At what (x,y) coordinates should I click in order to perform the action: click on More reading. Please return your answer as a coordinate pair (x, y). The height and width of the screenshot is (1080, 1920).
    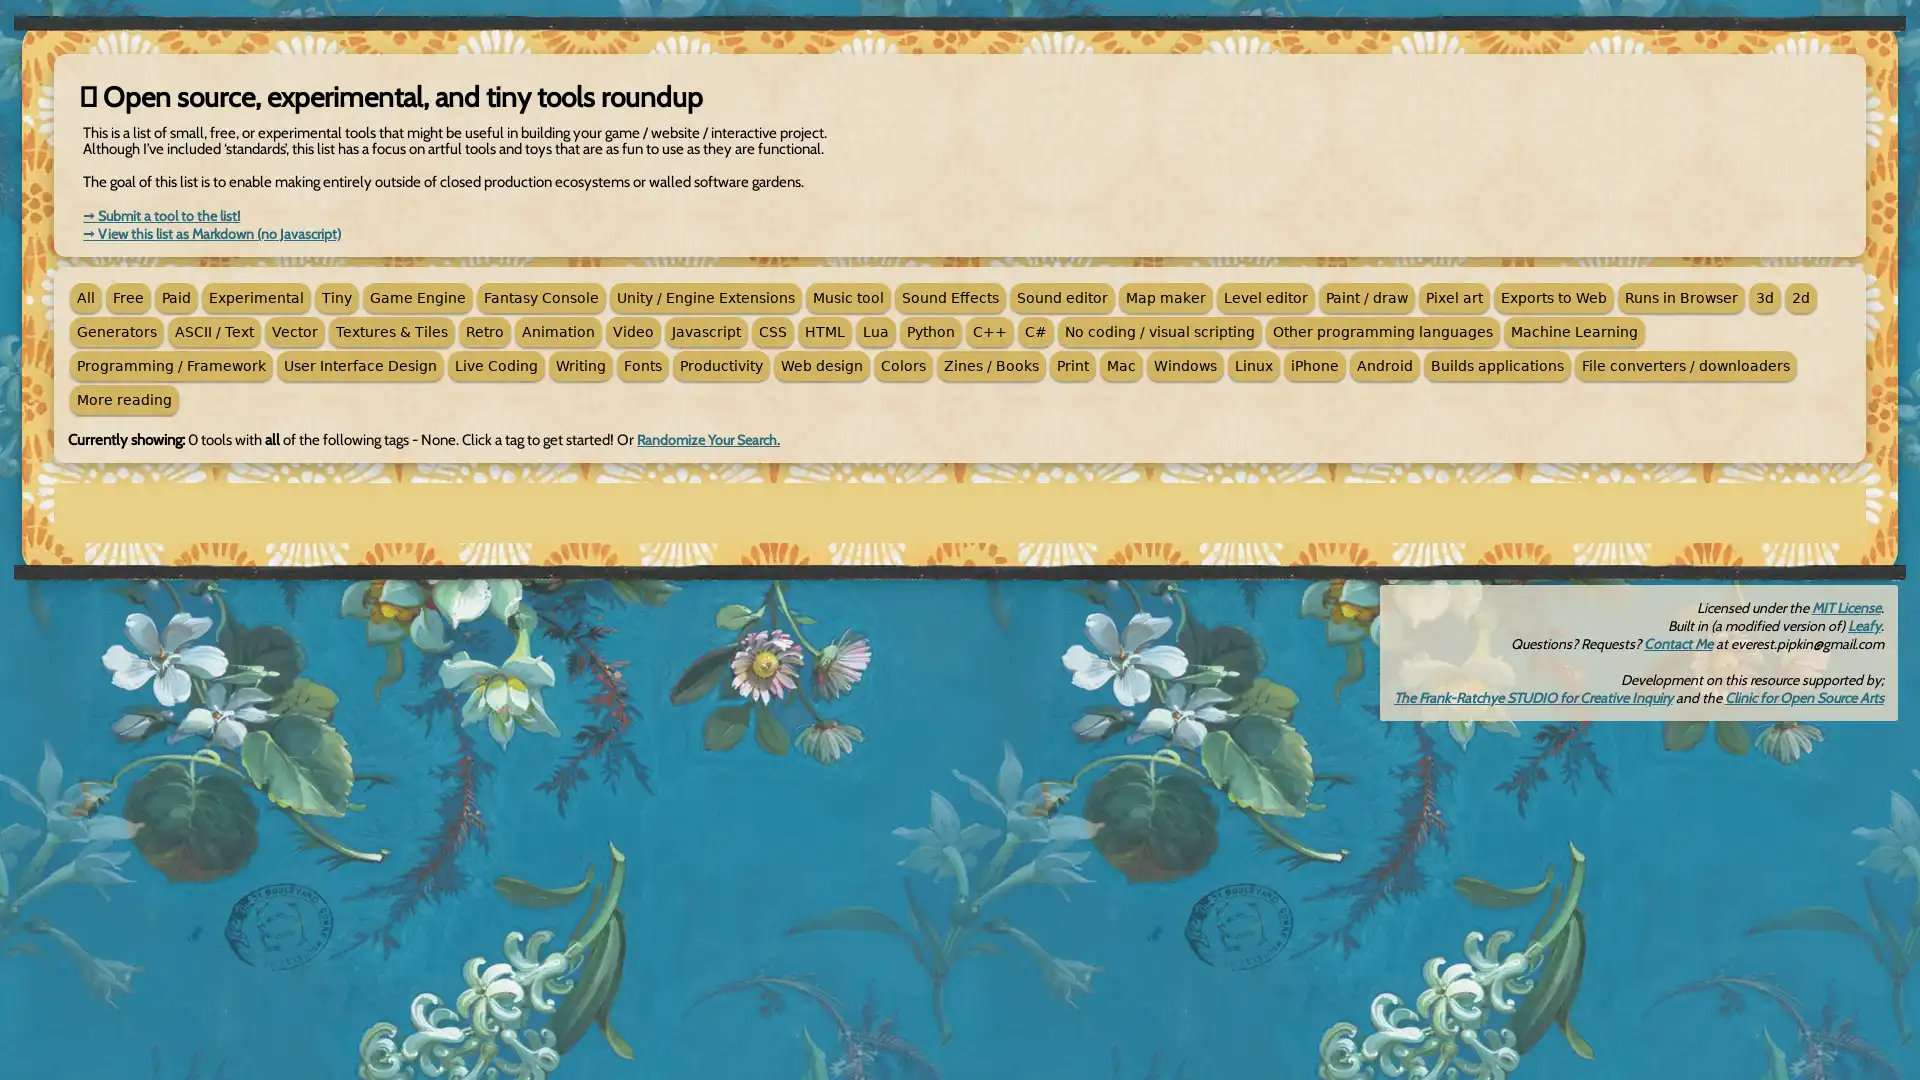
    Looking at the image, I should click on (123, 400).